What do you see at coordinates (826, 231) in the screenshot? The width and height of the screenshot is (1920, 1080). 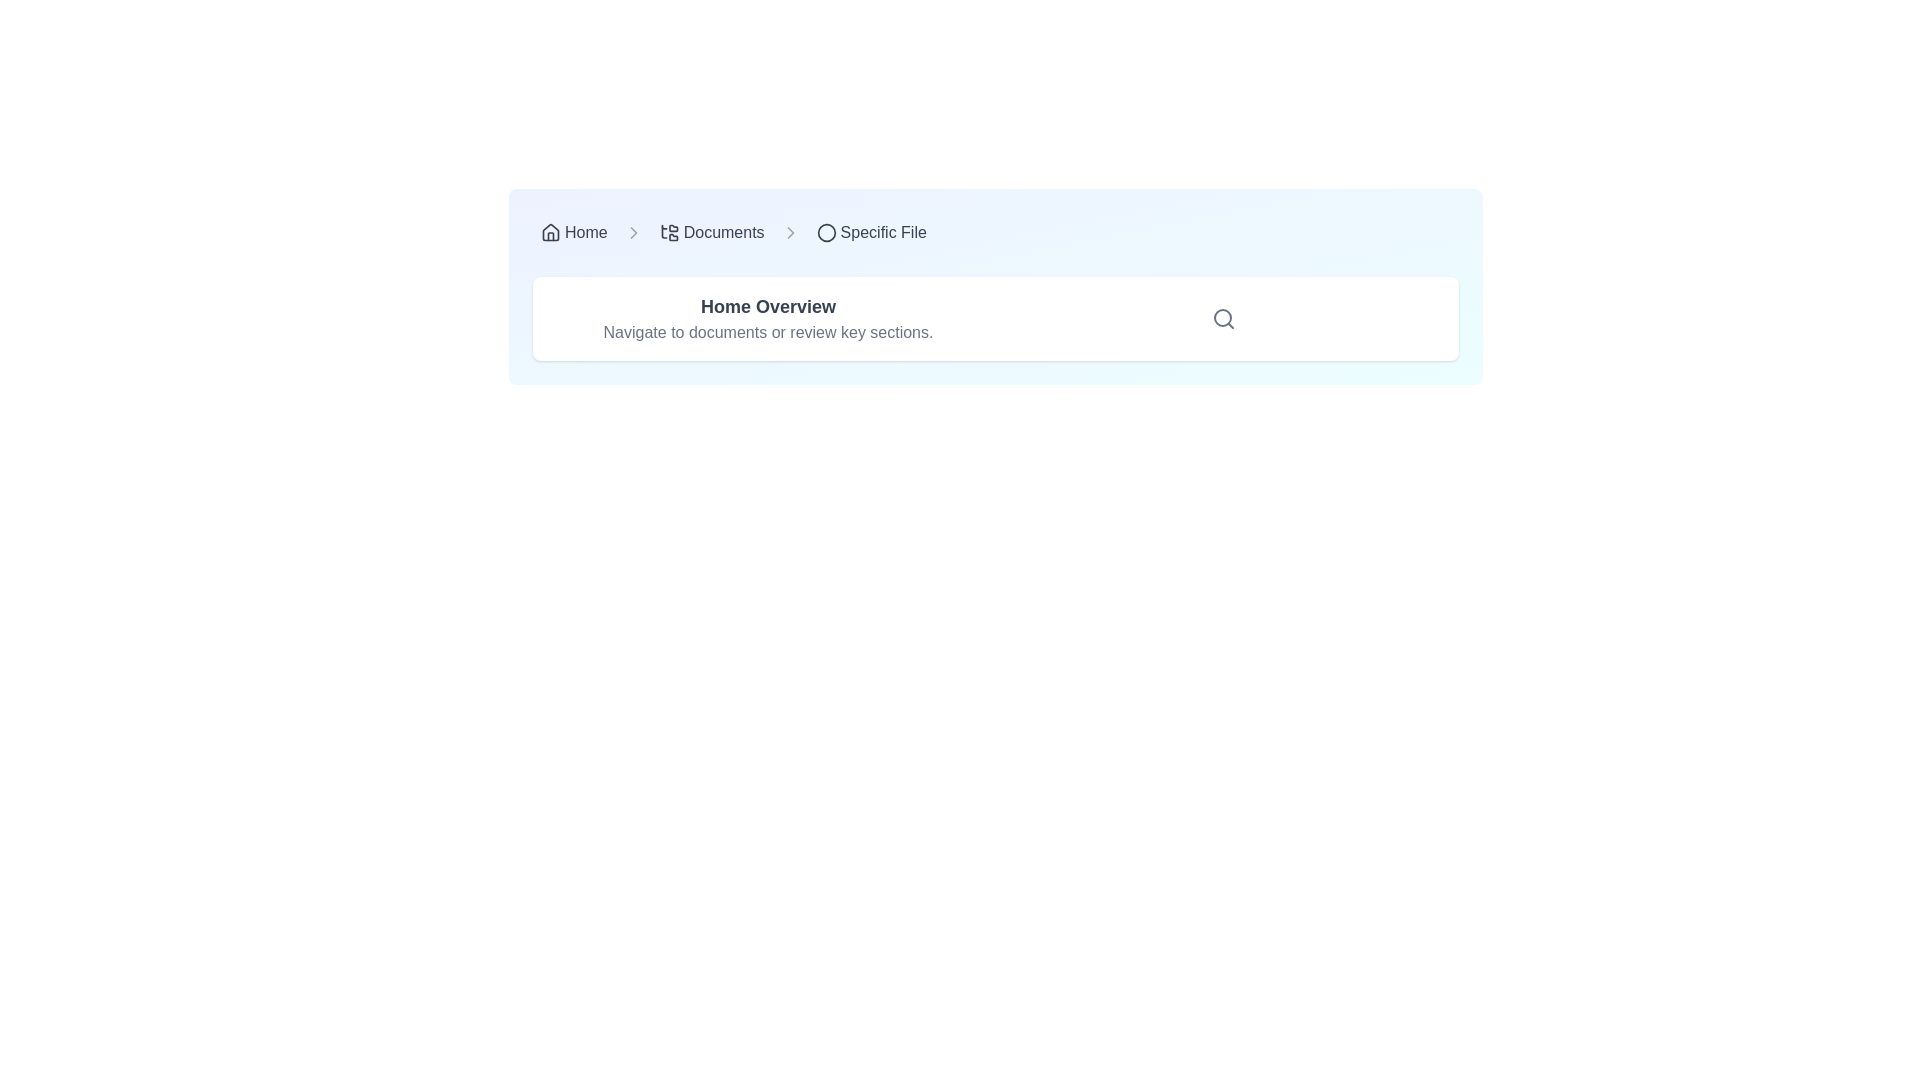 I see `the icon representing a specific file in the breadcrumb navigation, located between 'Documents' and 'Specific File' text label` at bounding box center [826, 231].